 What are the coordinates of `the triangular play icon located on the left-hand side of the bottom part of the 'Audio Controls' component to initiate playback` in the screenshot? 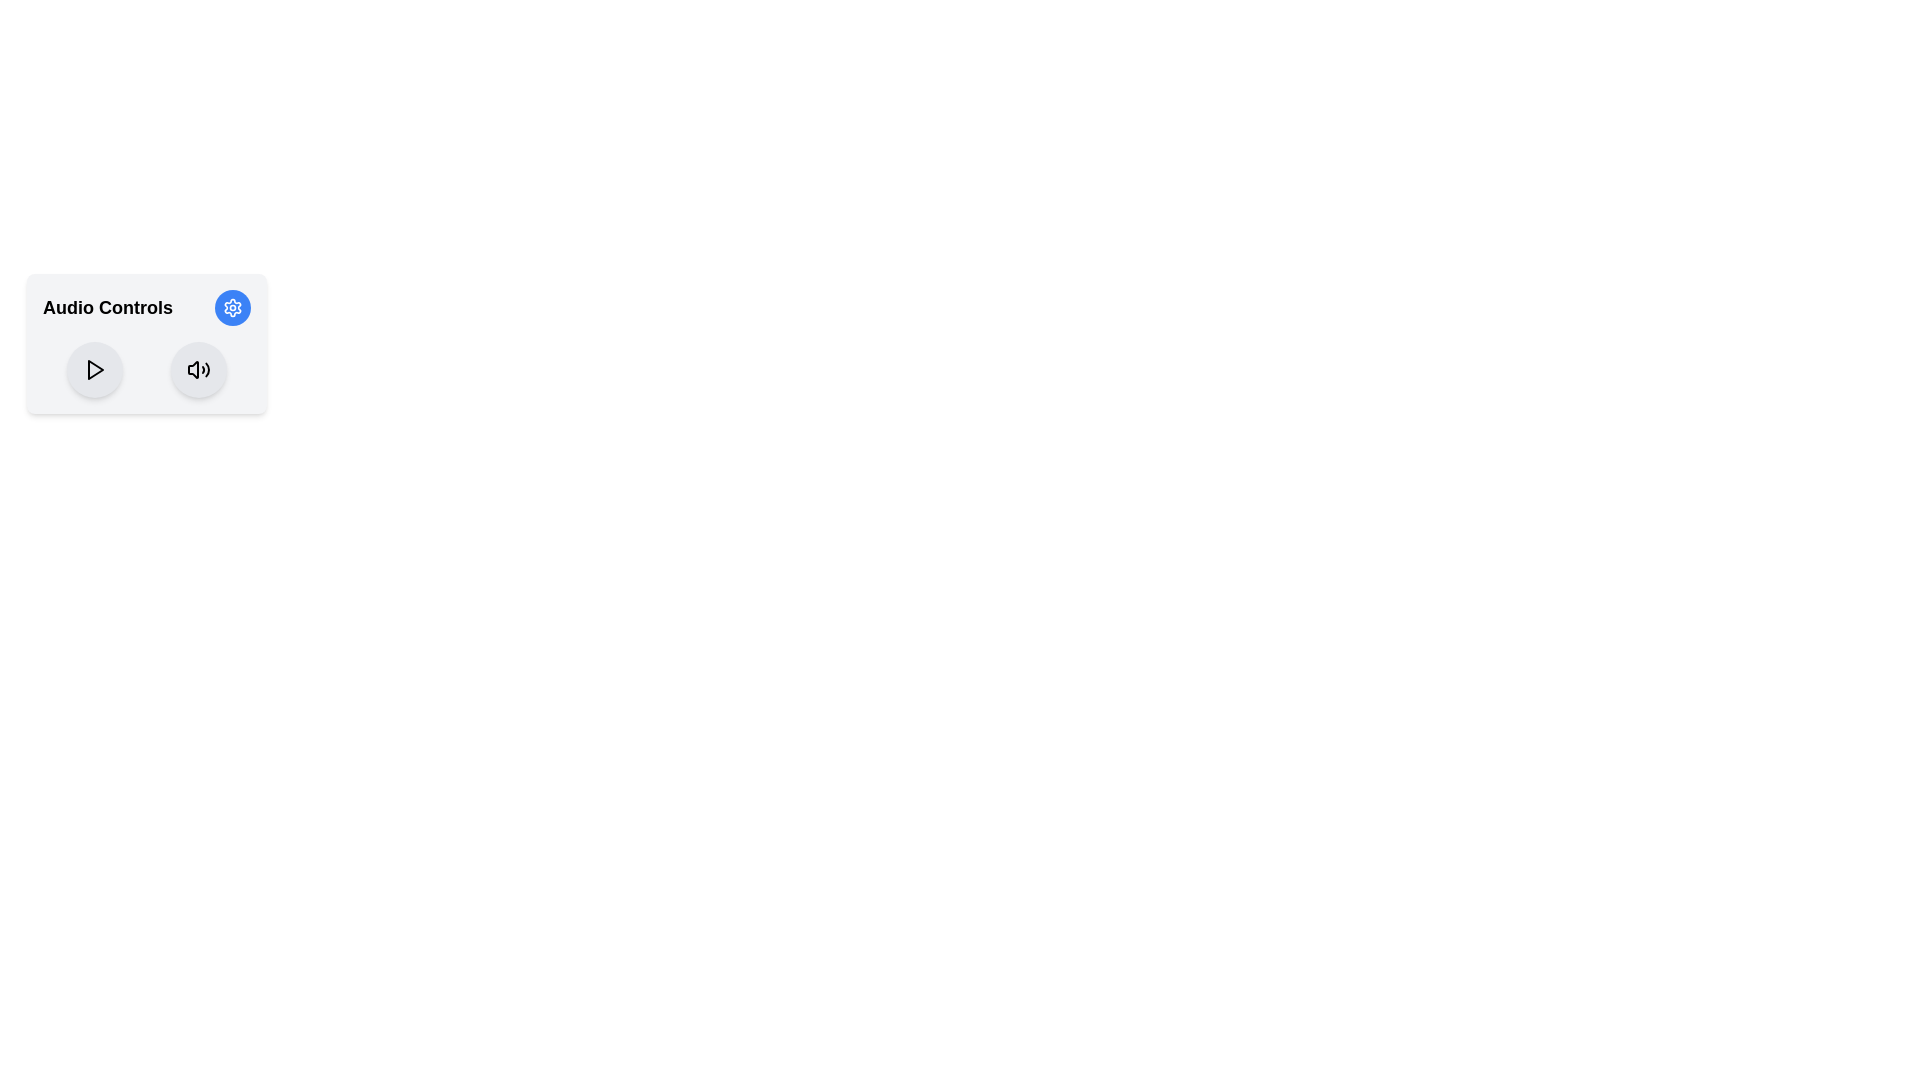 It's located at (95, 370).